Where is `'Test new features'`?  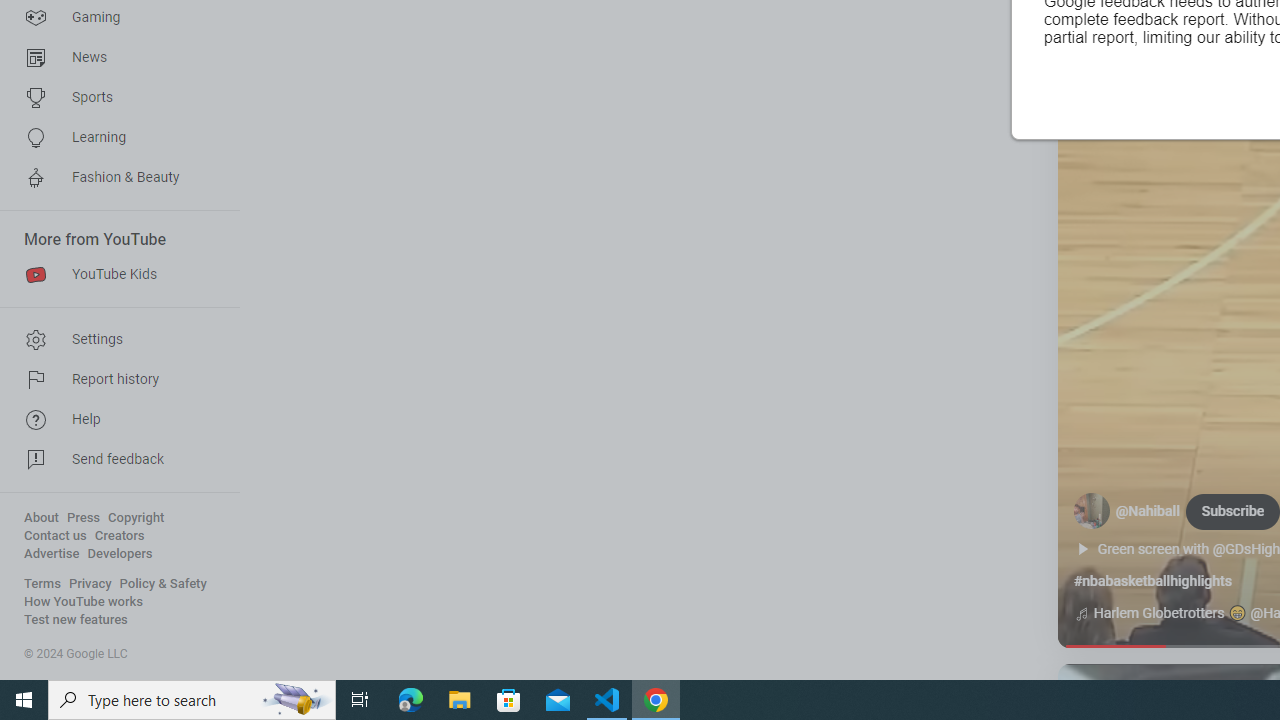 'Test new features' is located at coordinates (76, 619).